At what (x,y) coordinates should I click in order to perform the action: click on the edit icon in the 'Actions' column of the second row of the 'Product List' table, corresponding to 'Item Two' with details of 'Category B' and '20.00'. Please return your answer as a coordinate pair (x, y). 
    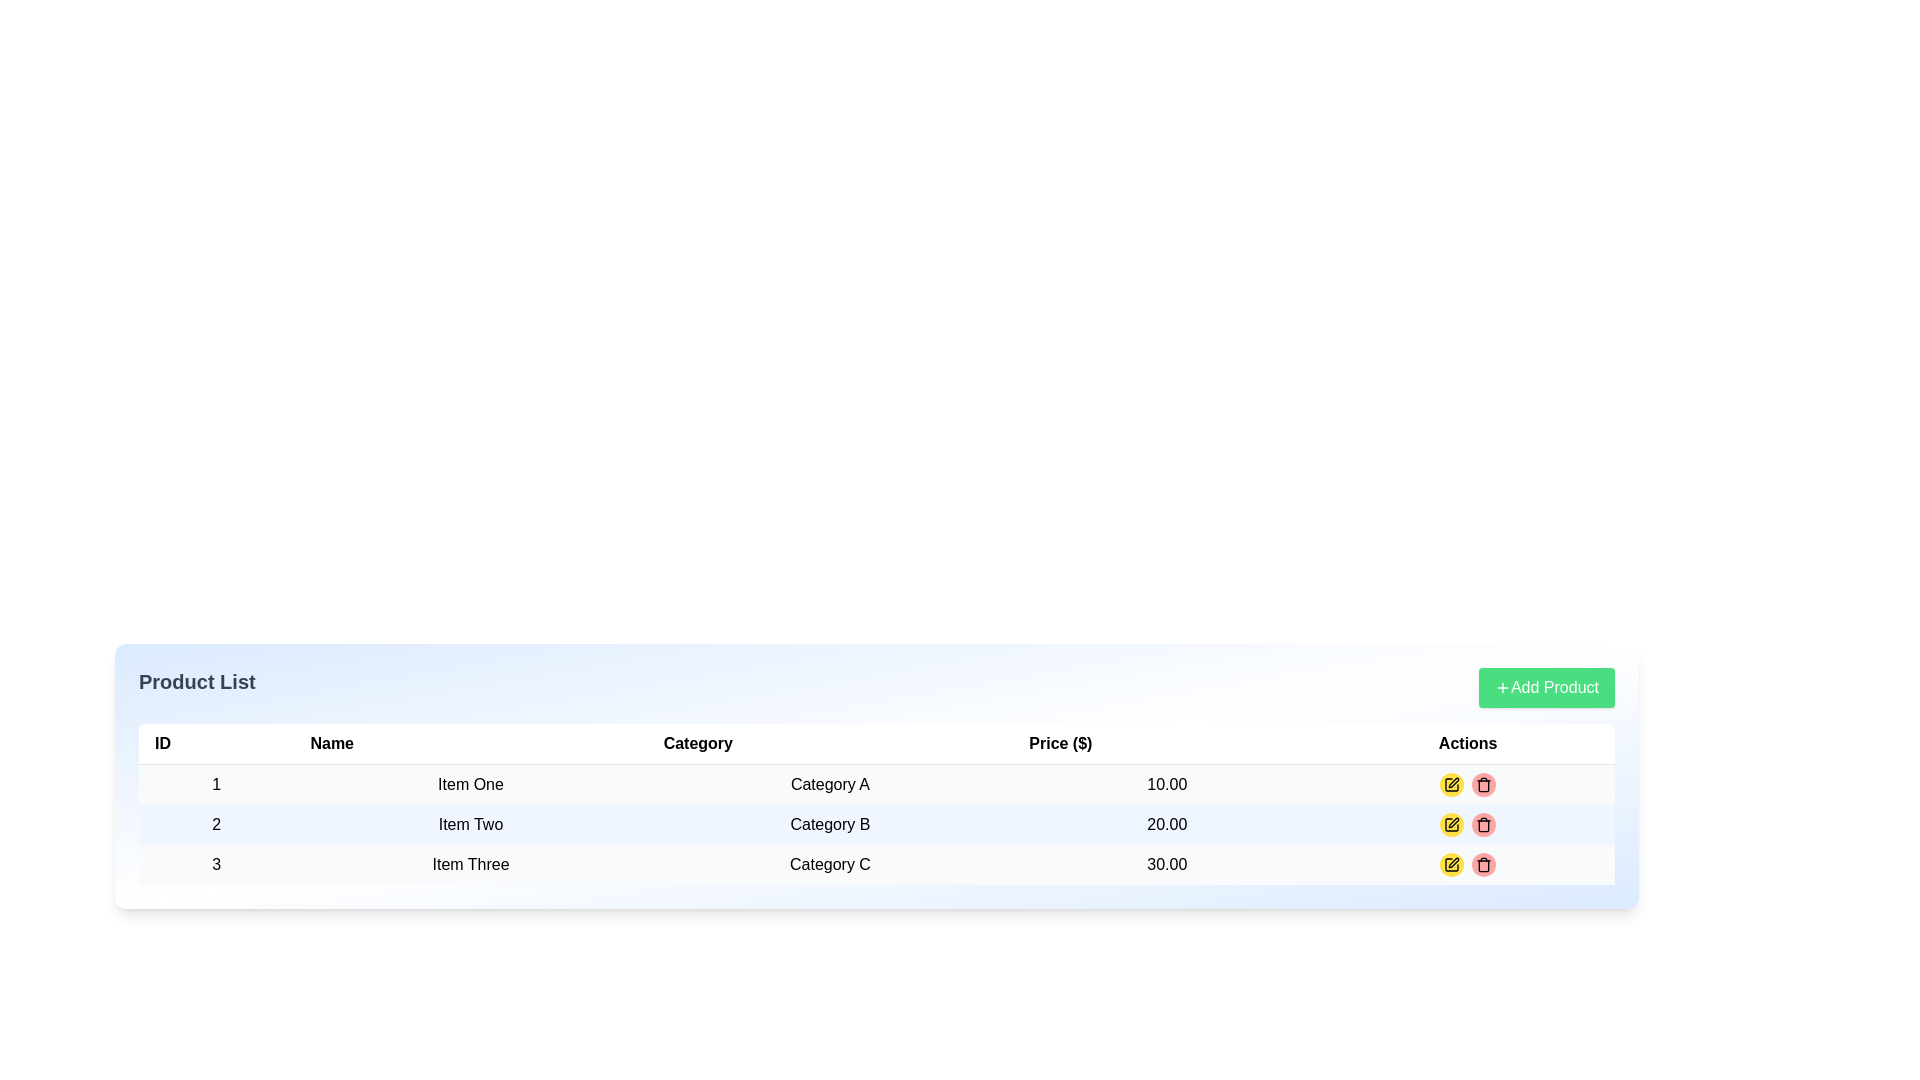
    Looking at the image, I should click on (1452, 825).